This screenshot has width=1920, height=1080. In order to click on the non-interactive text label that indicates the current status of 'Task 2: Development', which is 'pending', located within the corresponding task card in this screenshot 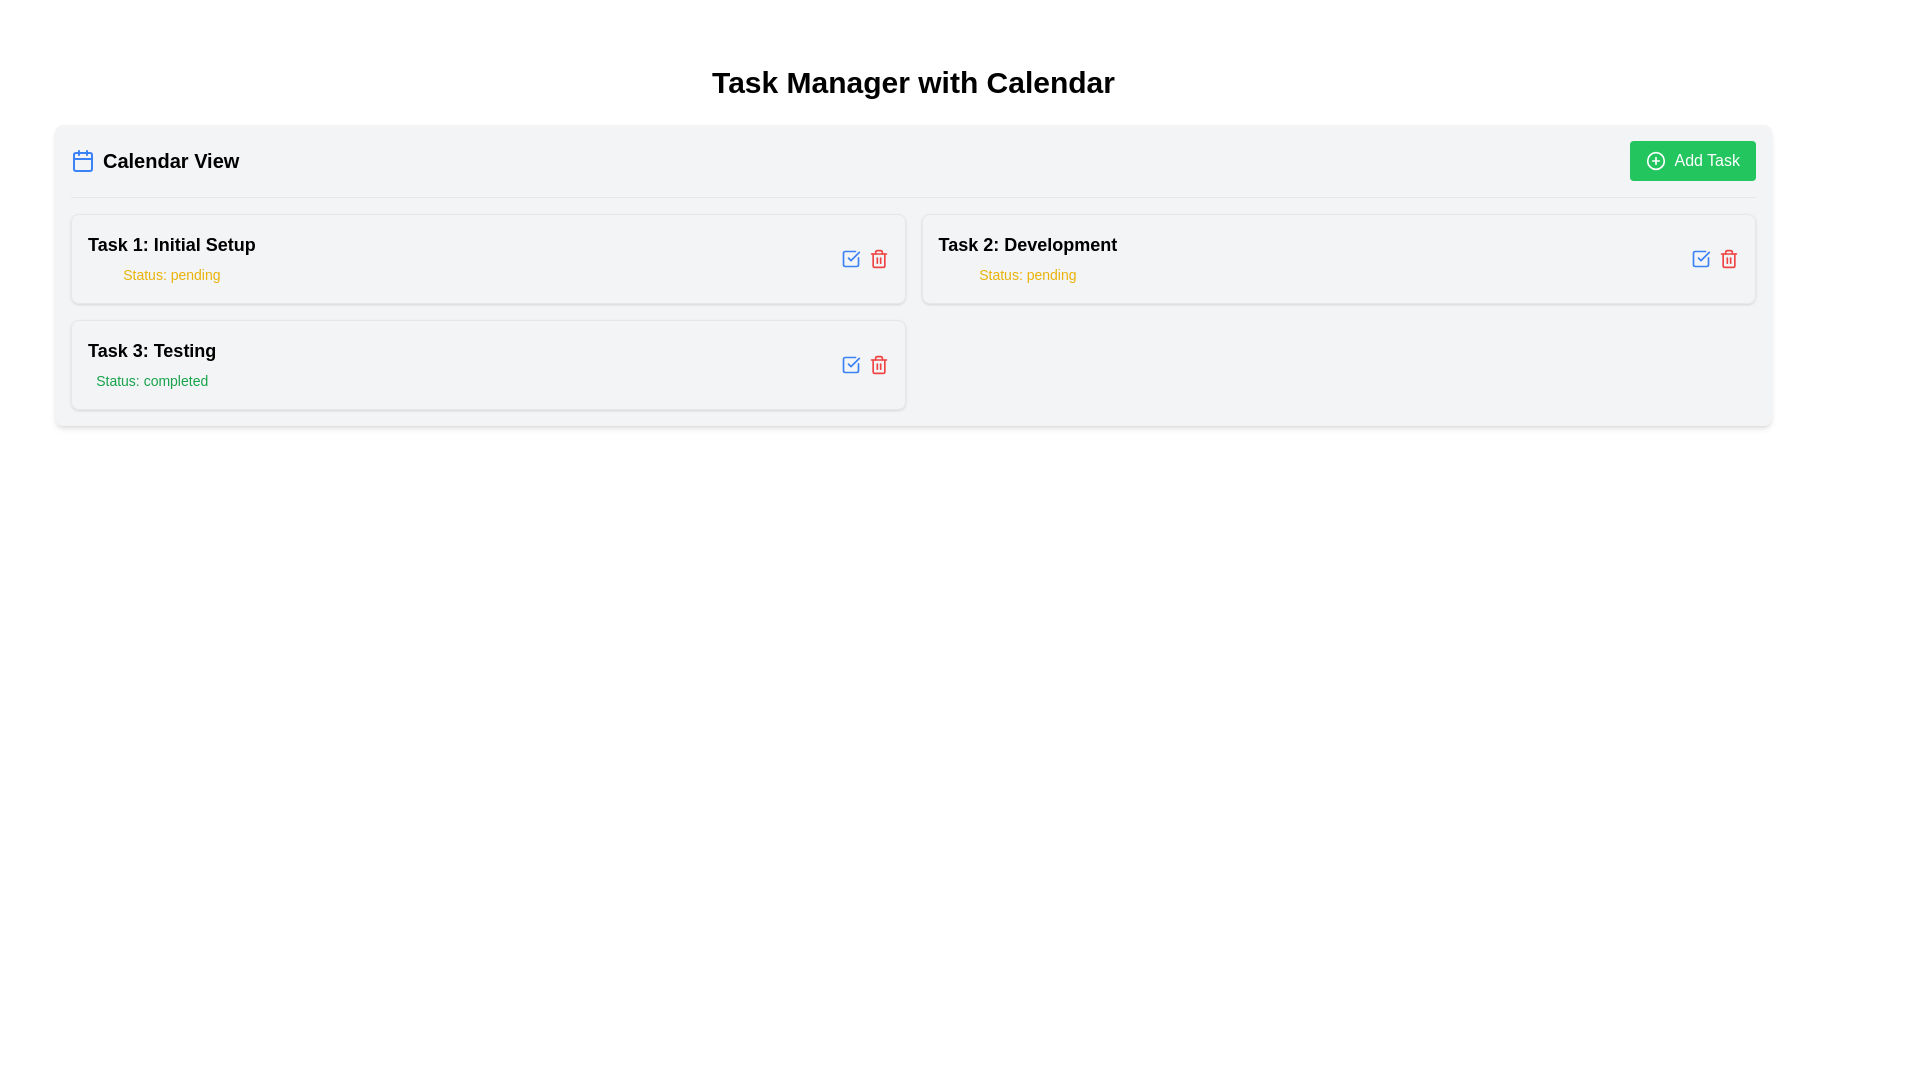, I will do `click(1027, 274)`.